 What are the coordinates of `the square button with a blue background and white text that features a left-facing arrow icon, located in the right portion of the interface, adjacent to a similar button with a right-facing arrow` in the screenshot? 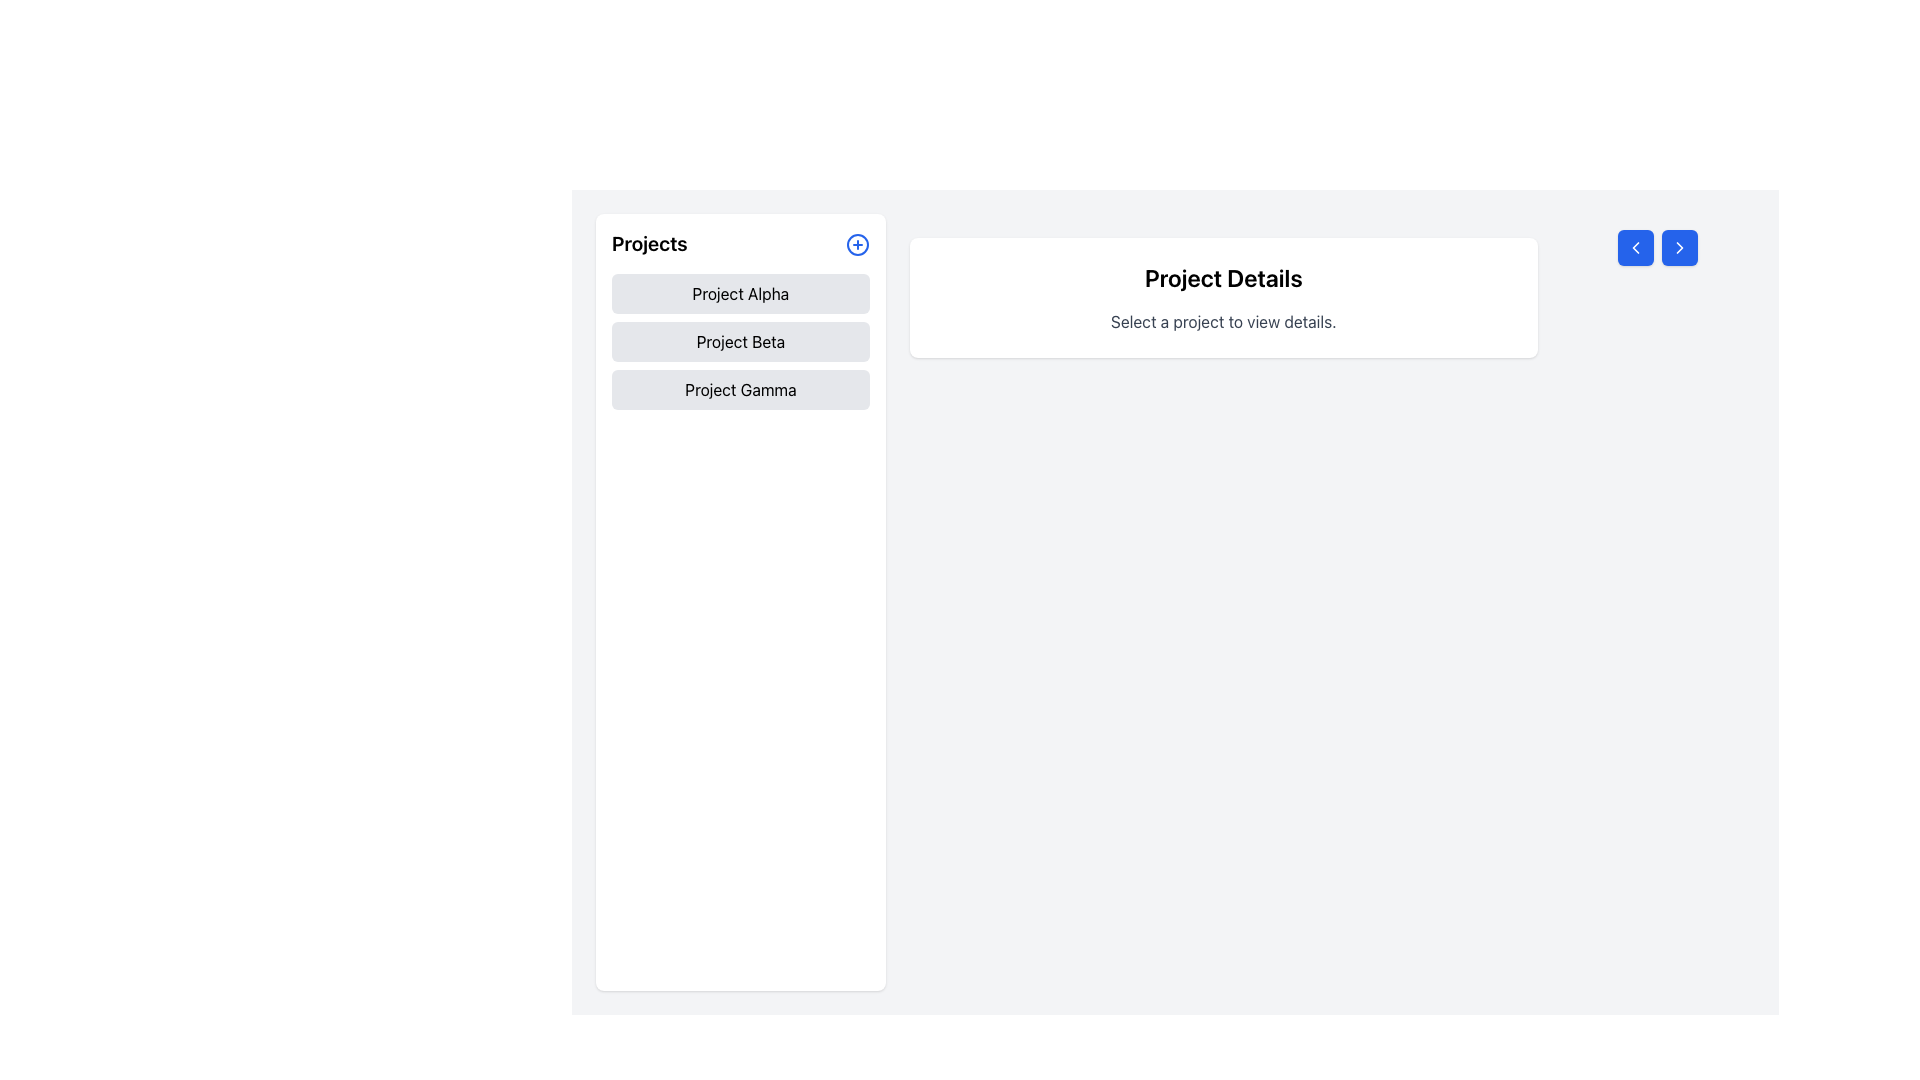 It's located at (1636, 246).